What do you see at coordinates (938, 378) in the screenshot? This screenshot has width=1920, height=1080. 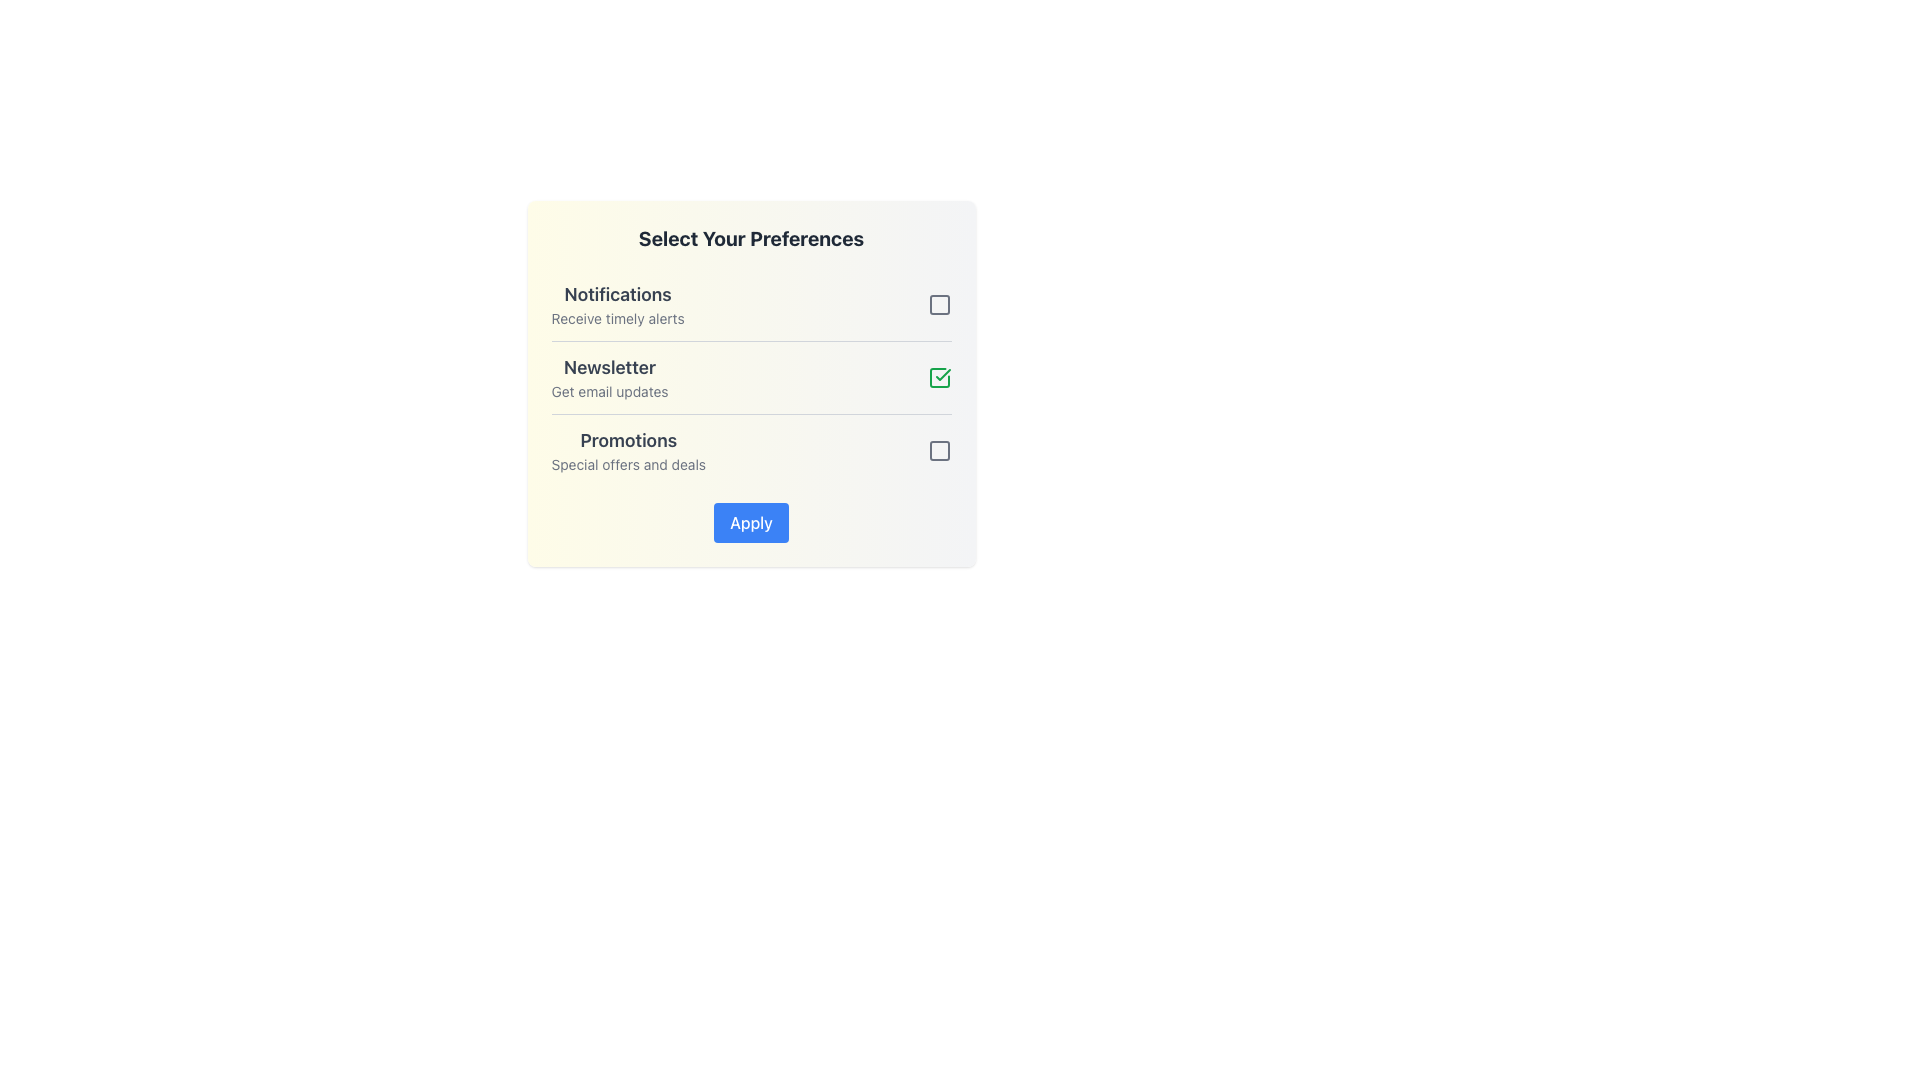 I see `attributes of the checkbox icon associated with the 'Newsletter' option, which is represented by a square outline containing a green checkmark` at bounding box center [938, 378].